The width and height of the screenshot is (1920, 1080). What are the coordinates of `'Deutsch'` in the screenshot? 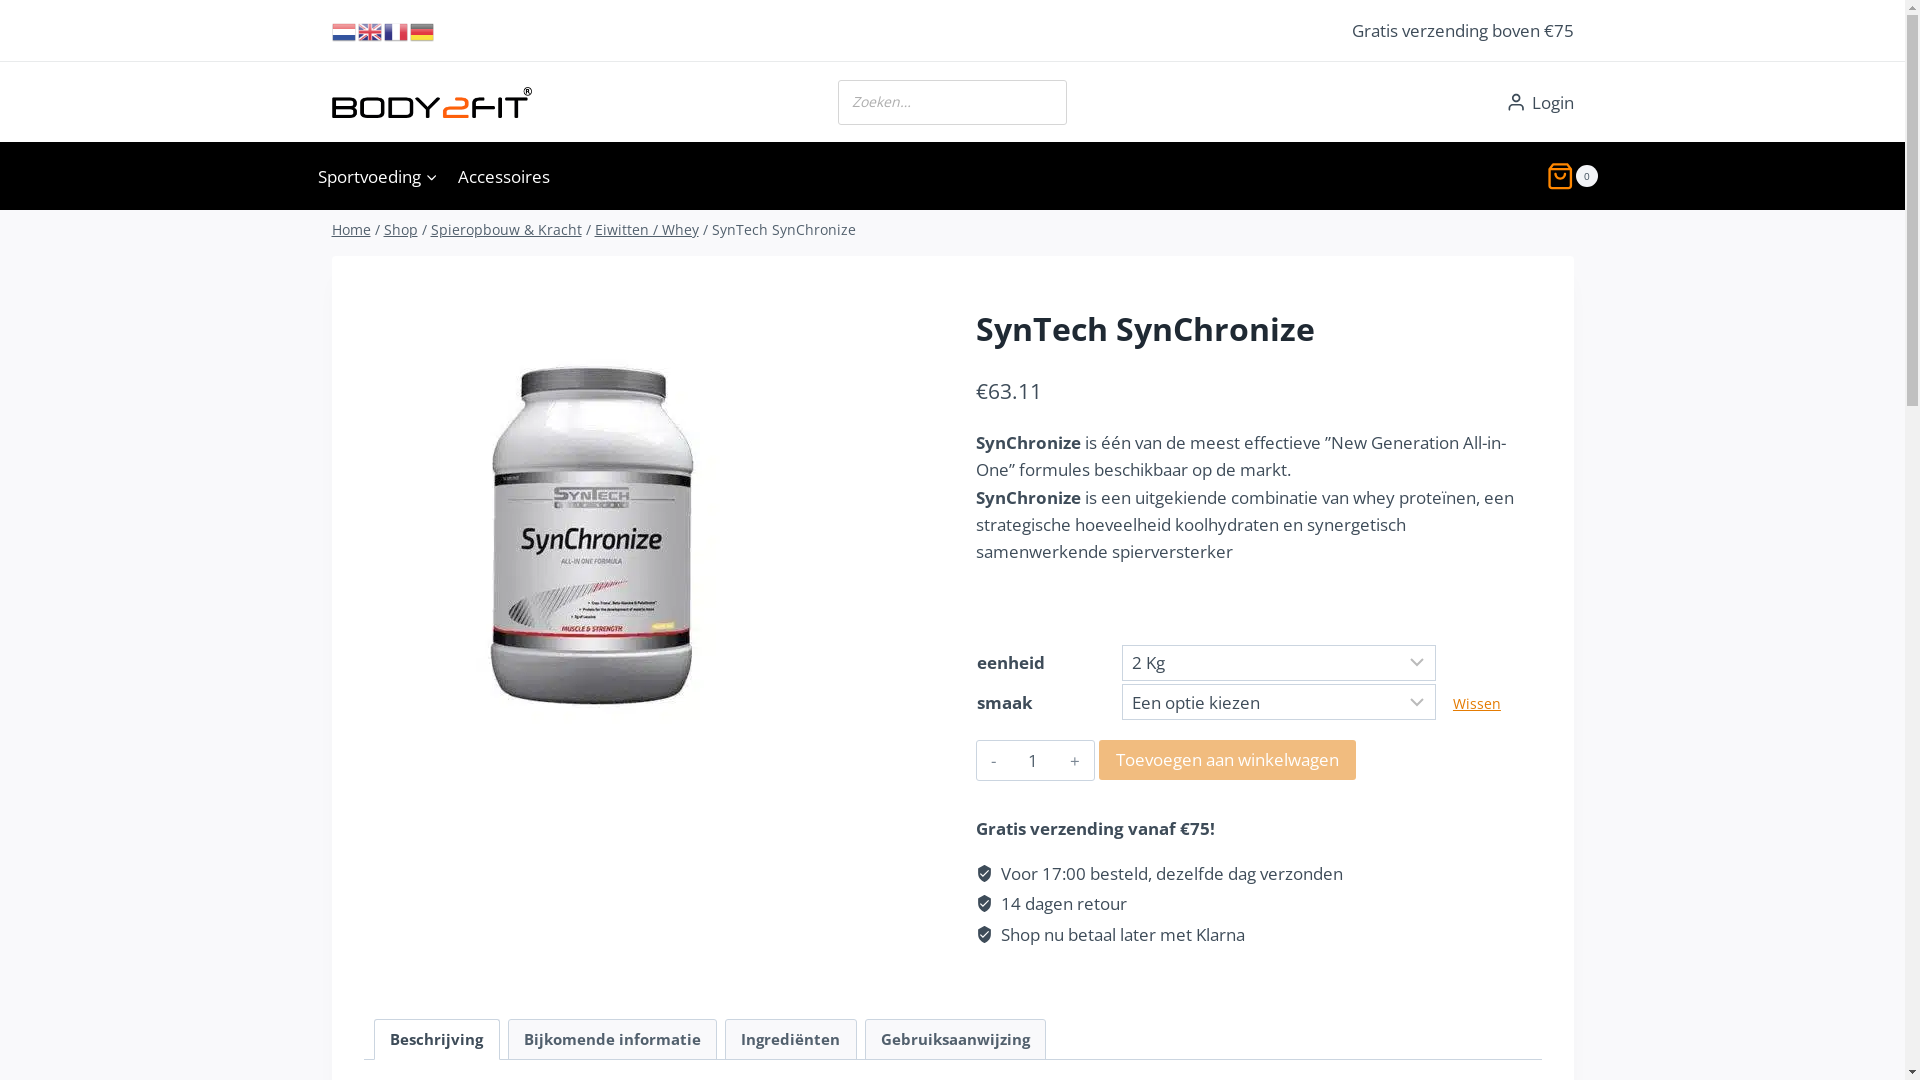 It's located at (421, 30).